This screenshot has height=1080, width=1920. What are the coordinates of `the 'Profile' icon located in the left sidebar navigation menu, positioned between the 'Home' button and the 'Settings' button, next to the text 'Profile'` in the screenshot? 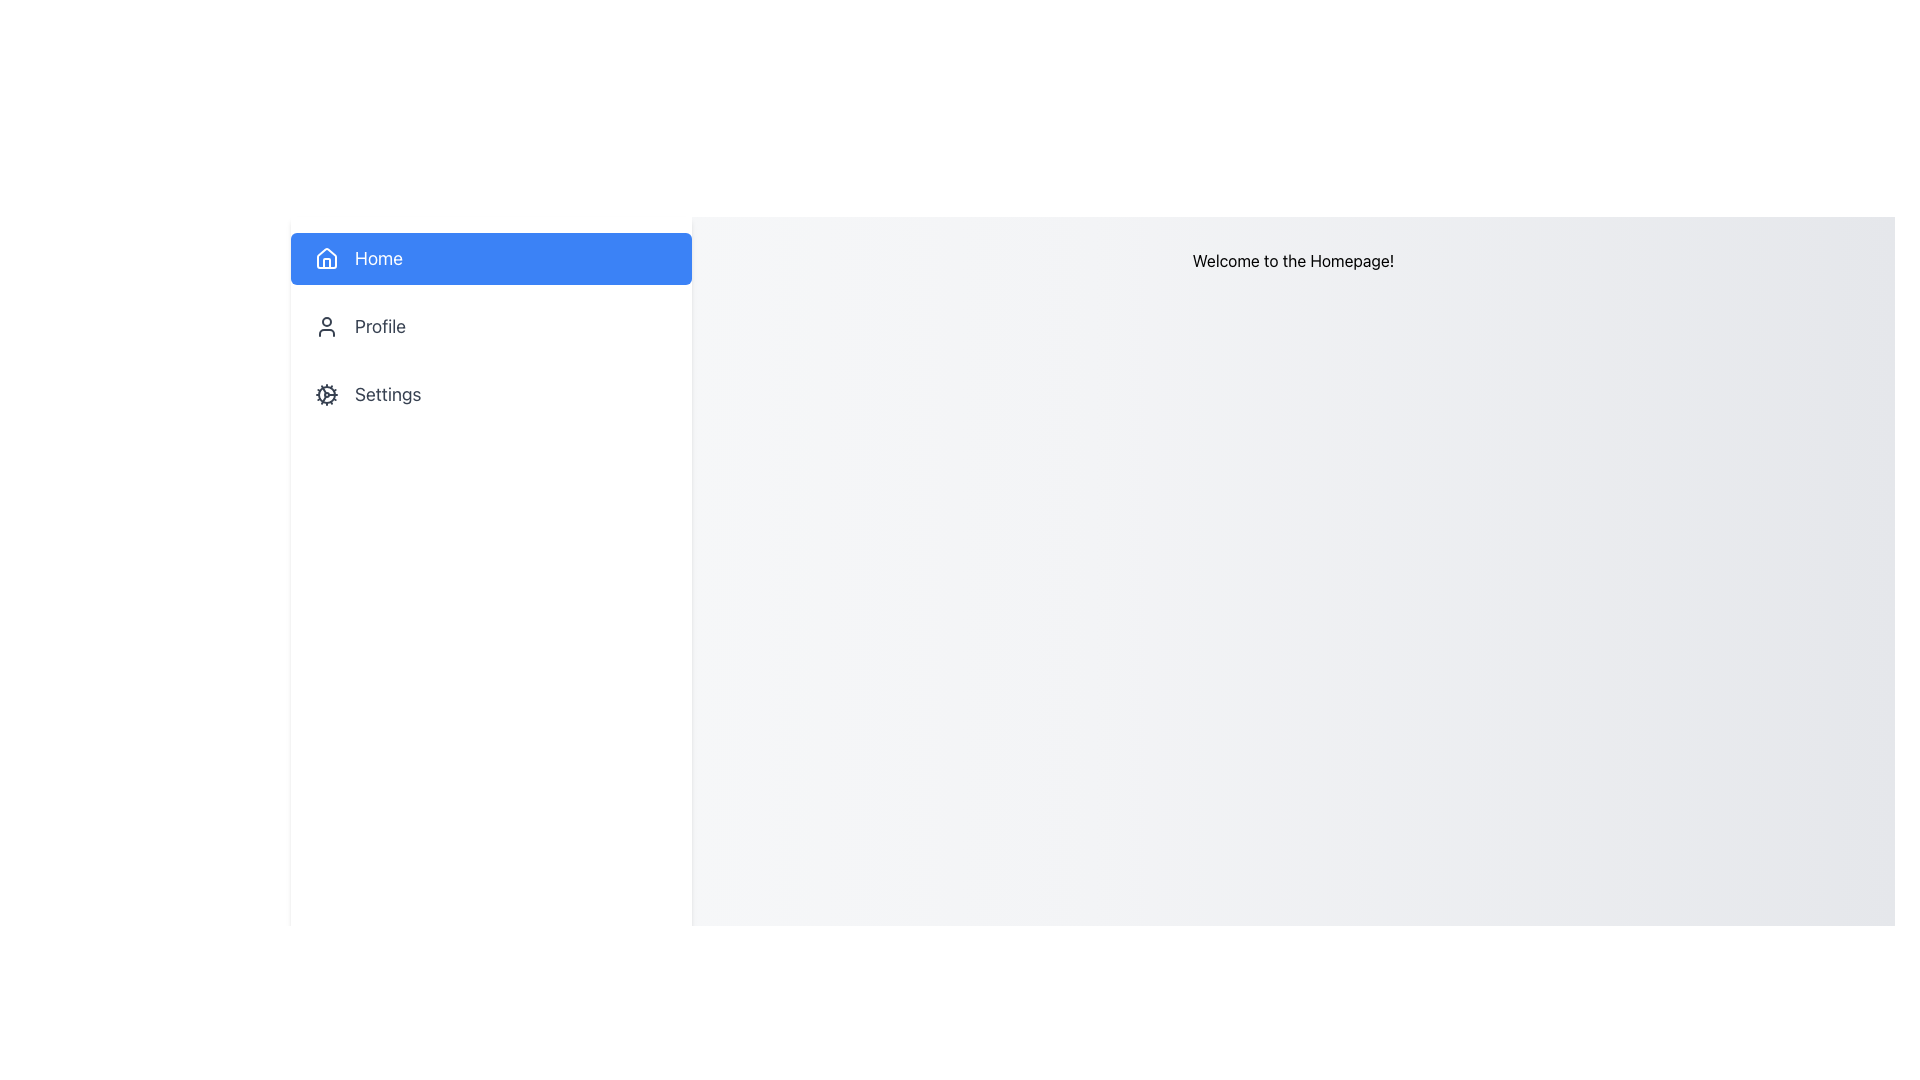 It's located at (326, 326).